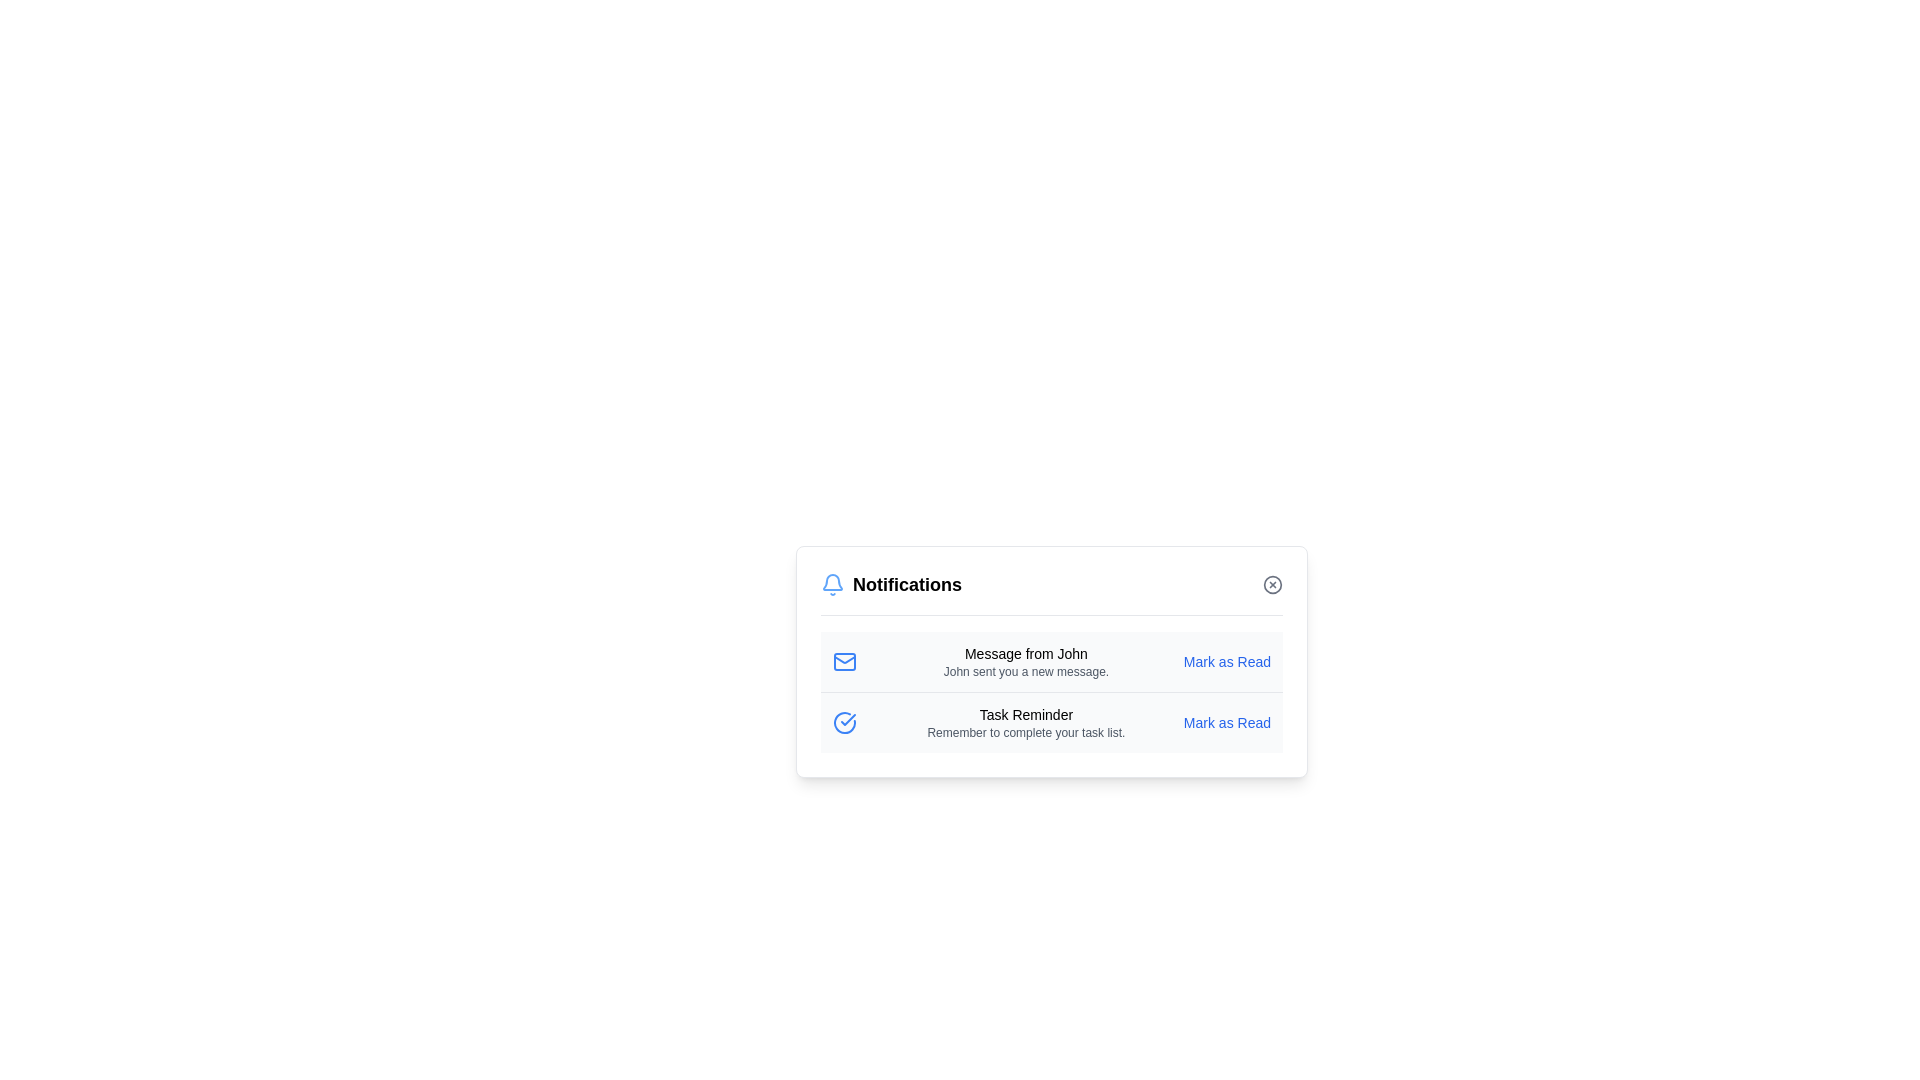  What do you see at coordinates (844, 722) in the screenshot?
I see `the completion status icon for the 'Task Reminder' notification, which is the first element in the notification group` at bounding box center [844, 722].